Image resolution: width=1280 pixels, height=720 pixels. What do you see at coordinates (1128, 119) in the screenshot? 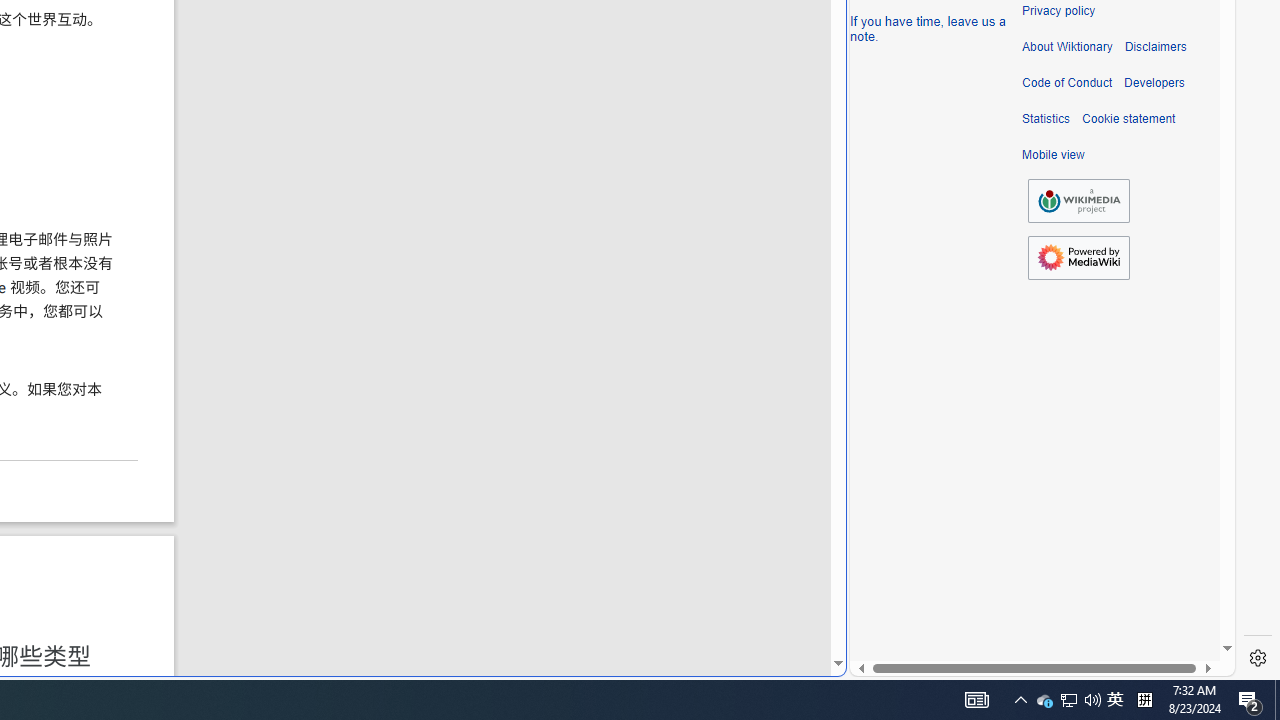
I see `'Cookie statement'` at bounding box center [1128, 119].